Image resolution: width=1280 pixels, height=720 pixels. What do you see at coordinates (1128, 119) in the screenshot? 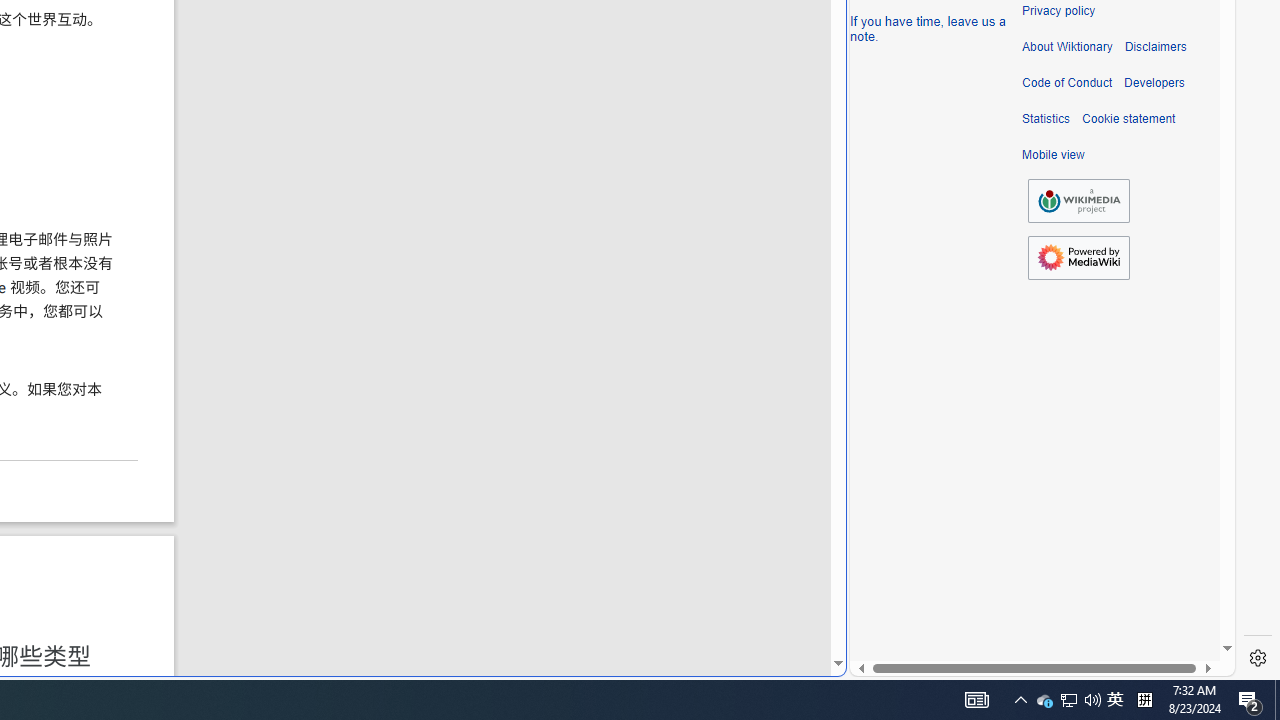
I see `'Cookie statement'` at bounding box center [1128, 119].